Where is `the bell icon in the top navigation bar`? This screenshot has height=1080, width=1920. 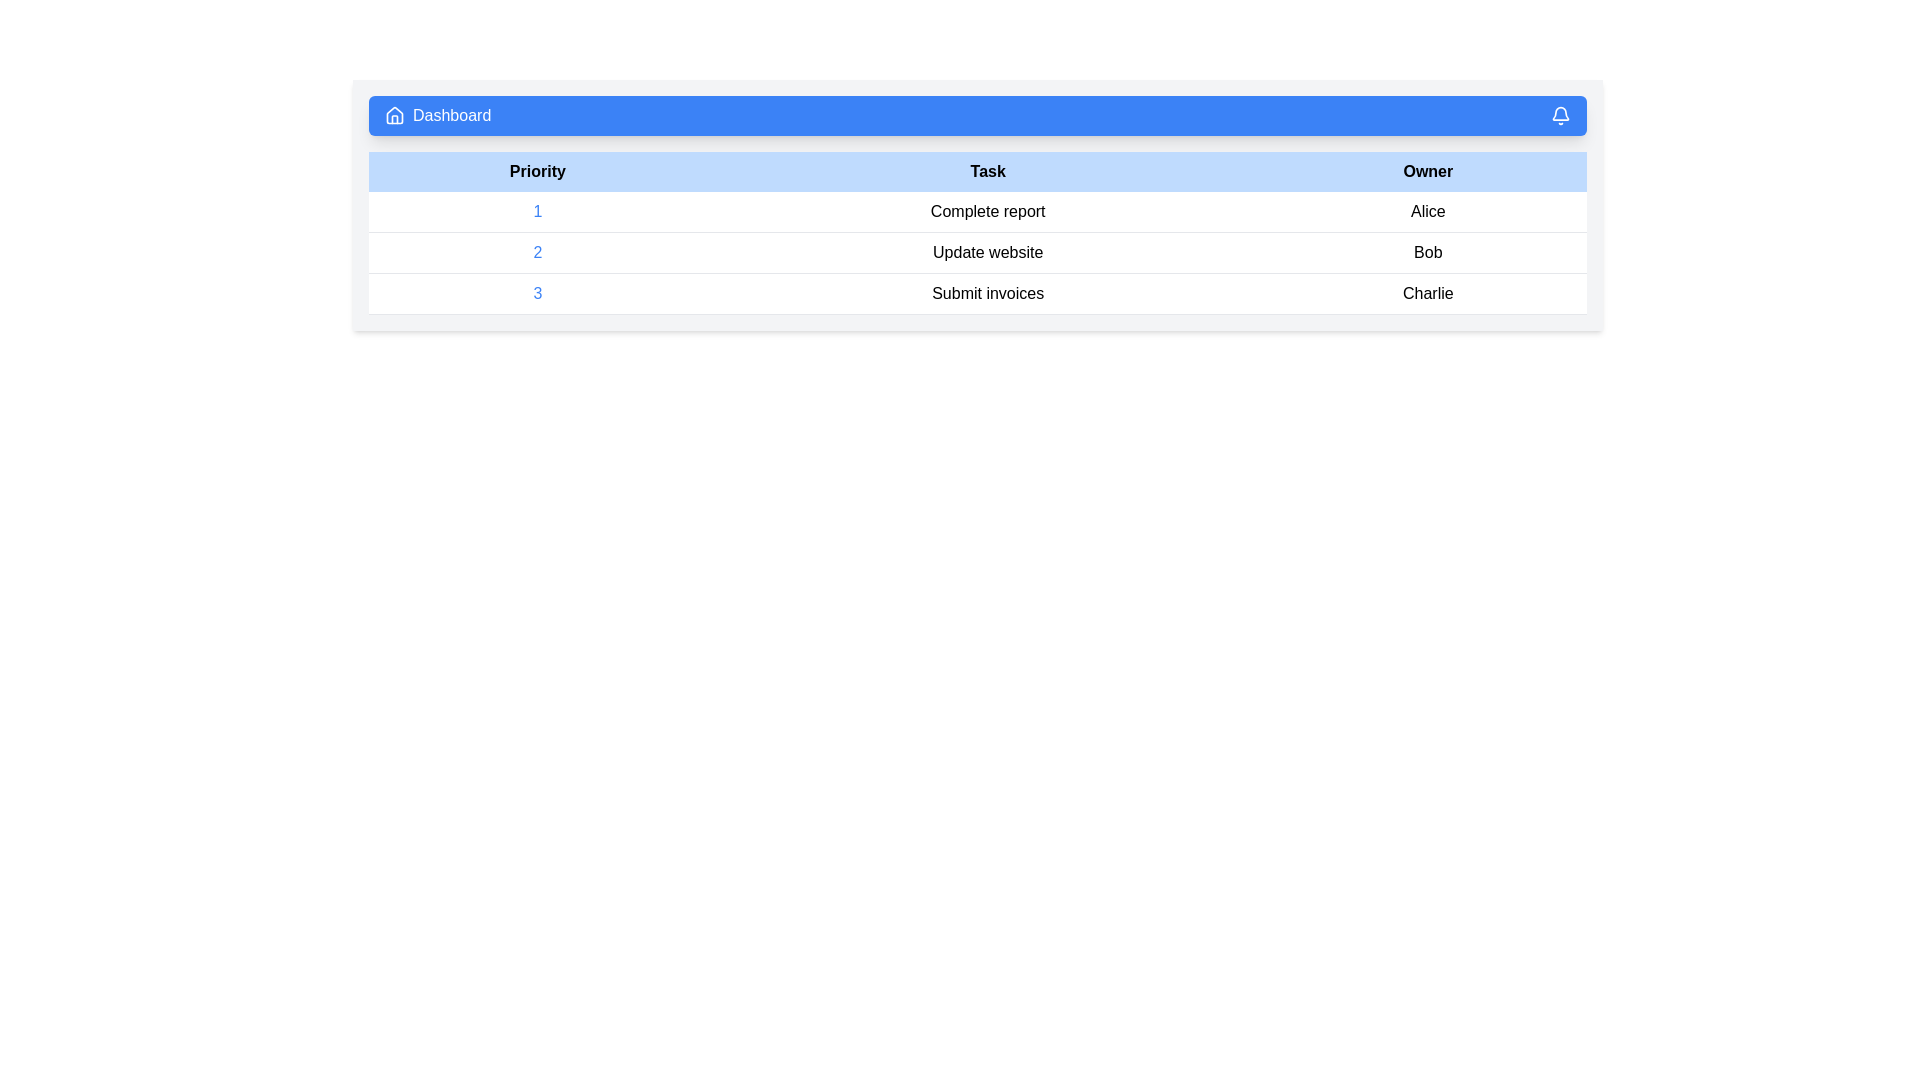
the bell icon in the top navigation bar is located at coordinates (1559, 115).